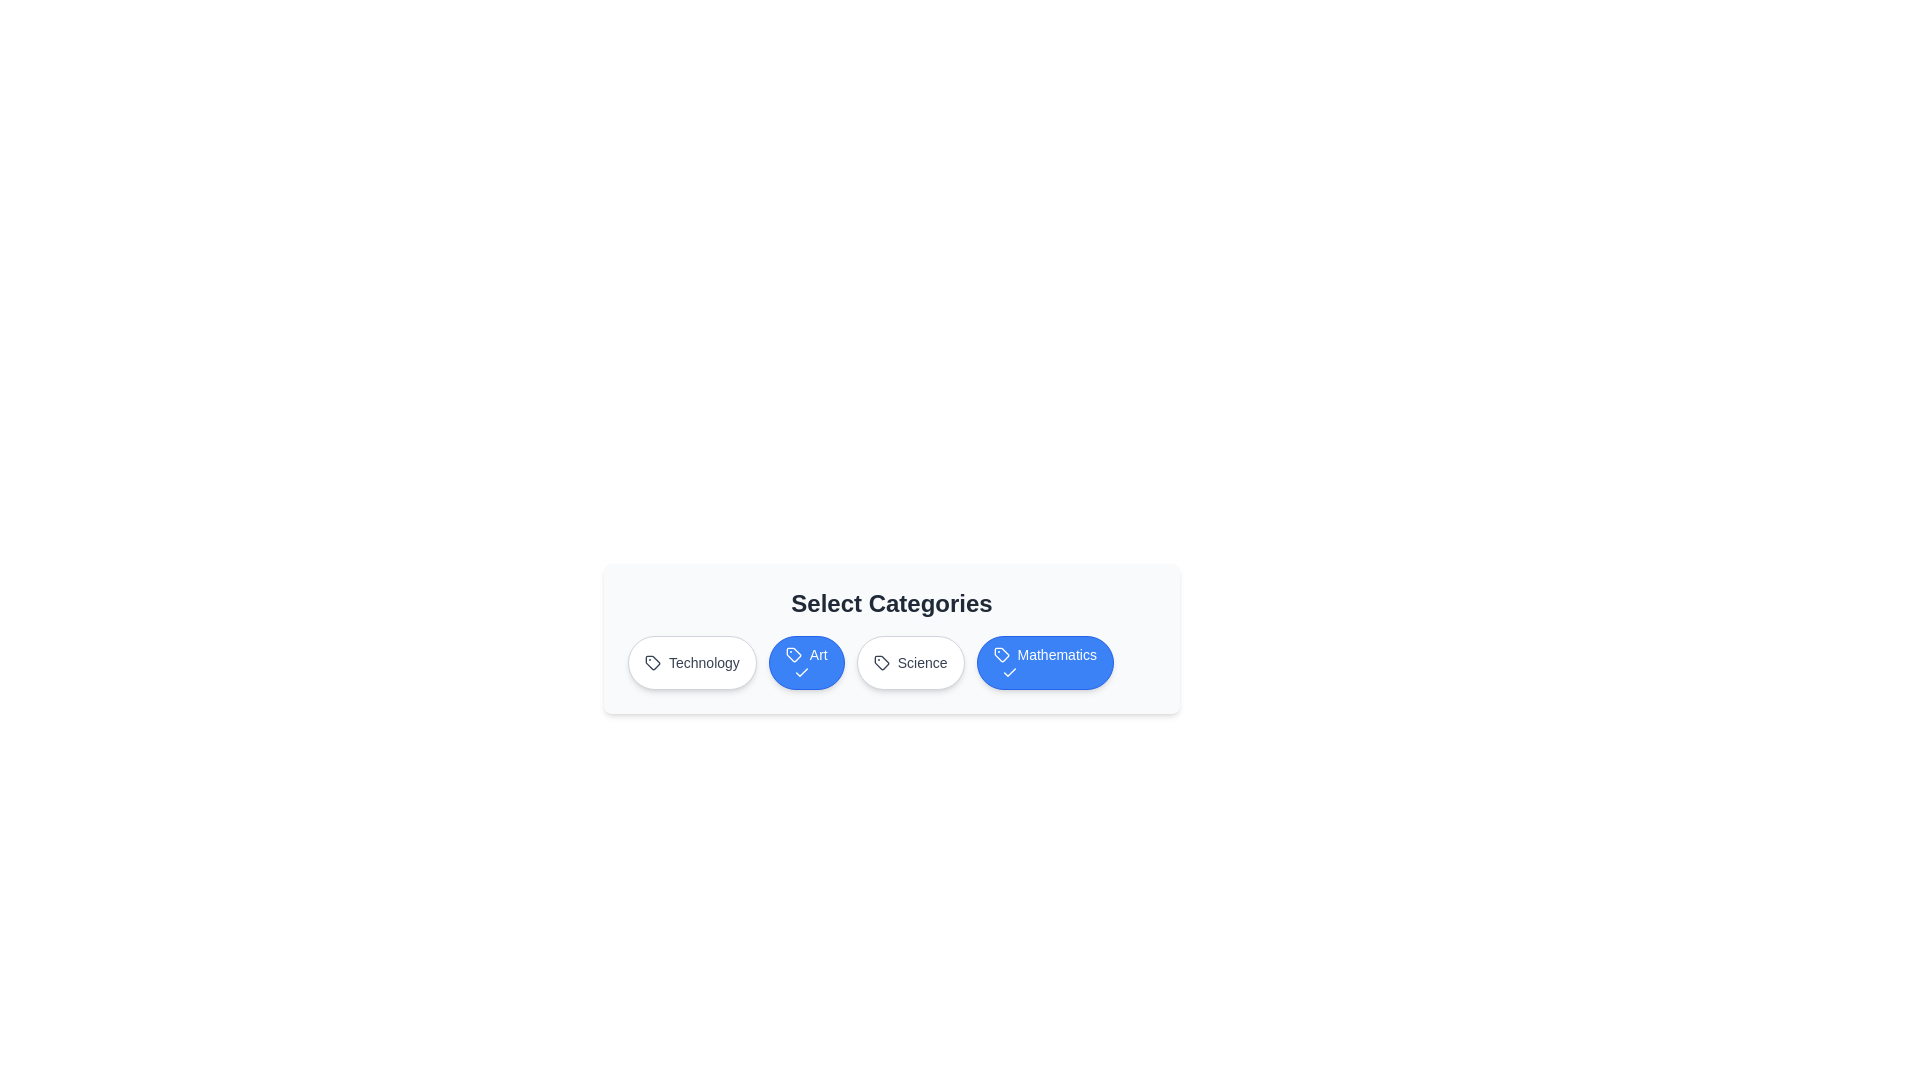 This screenshot has height=1080, width=1920. I want to click on the Mathematics button, so click(1044, 663).